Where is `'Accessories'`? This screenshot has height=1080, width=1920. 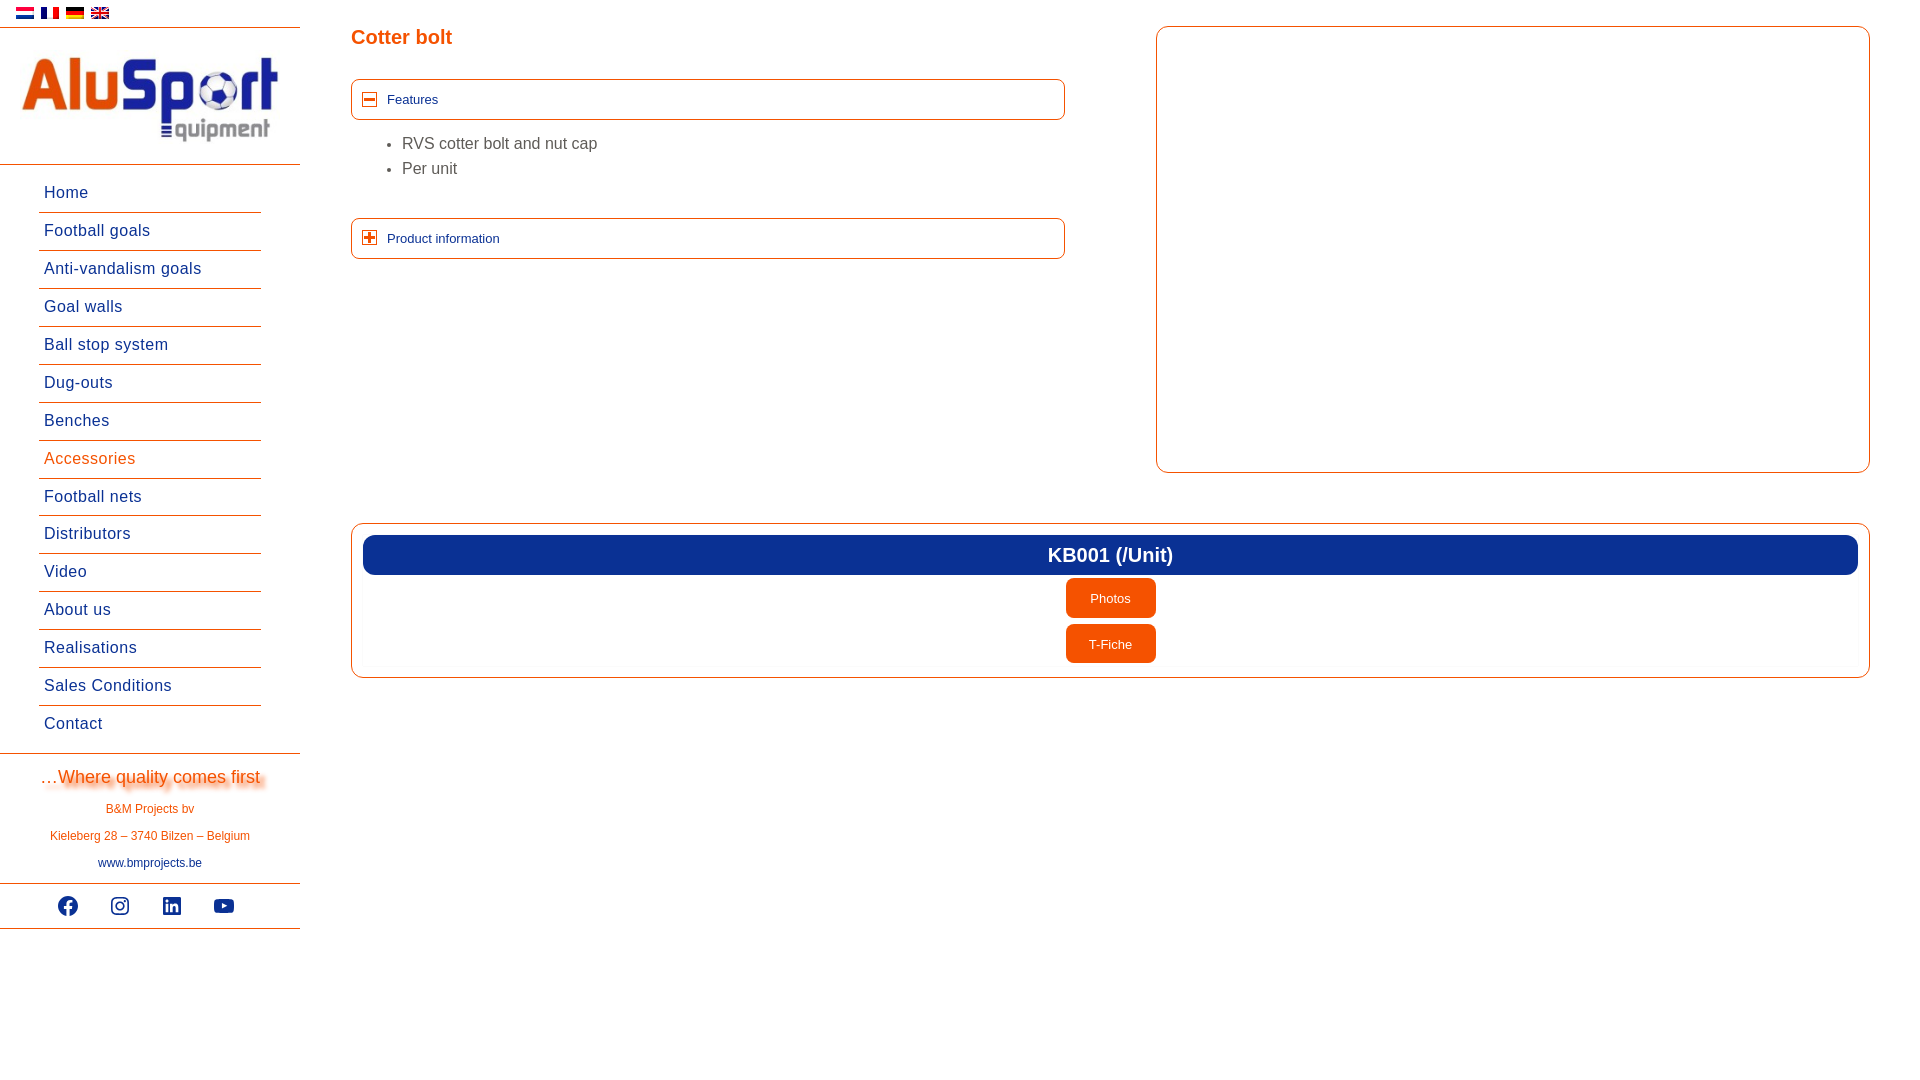
'Accessories' is located at coordinates (148, 459).